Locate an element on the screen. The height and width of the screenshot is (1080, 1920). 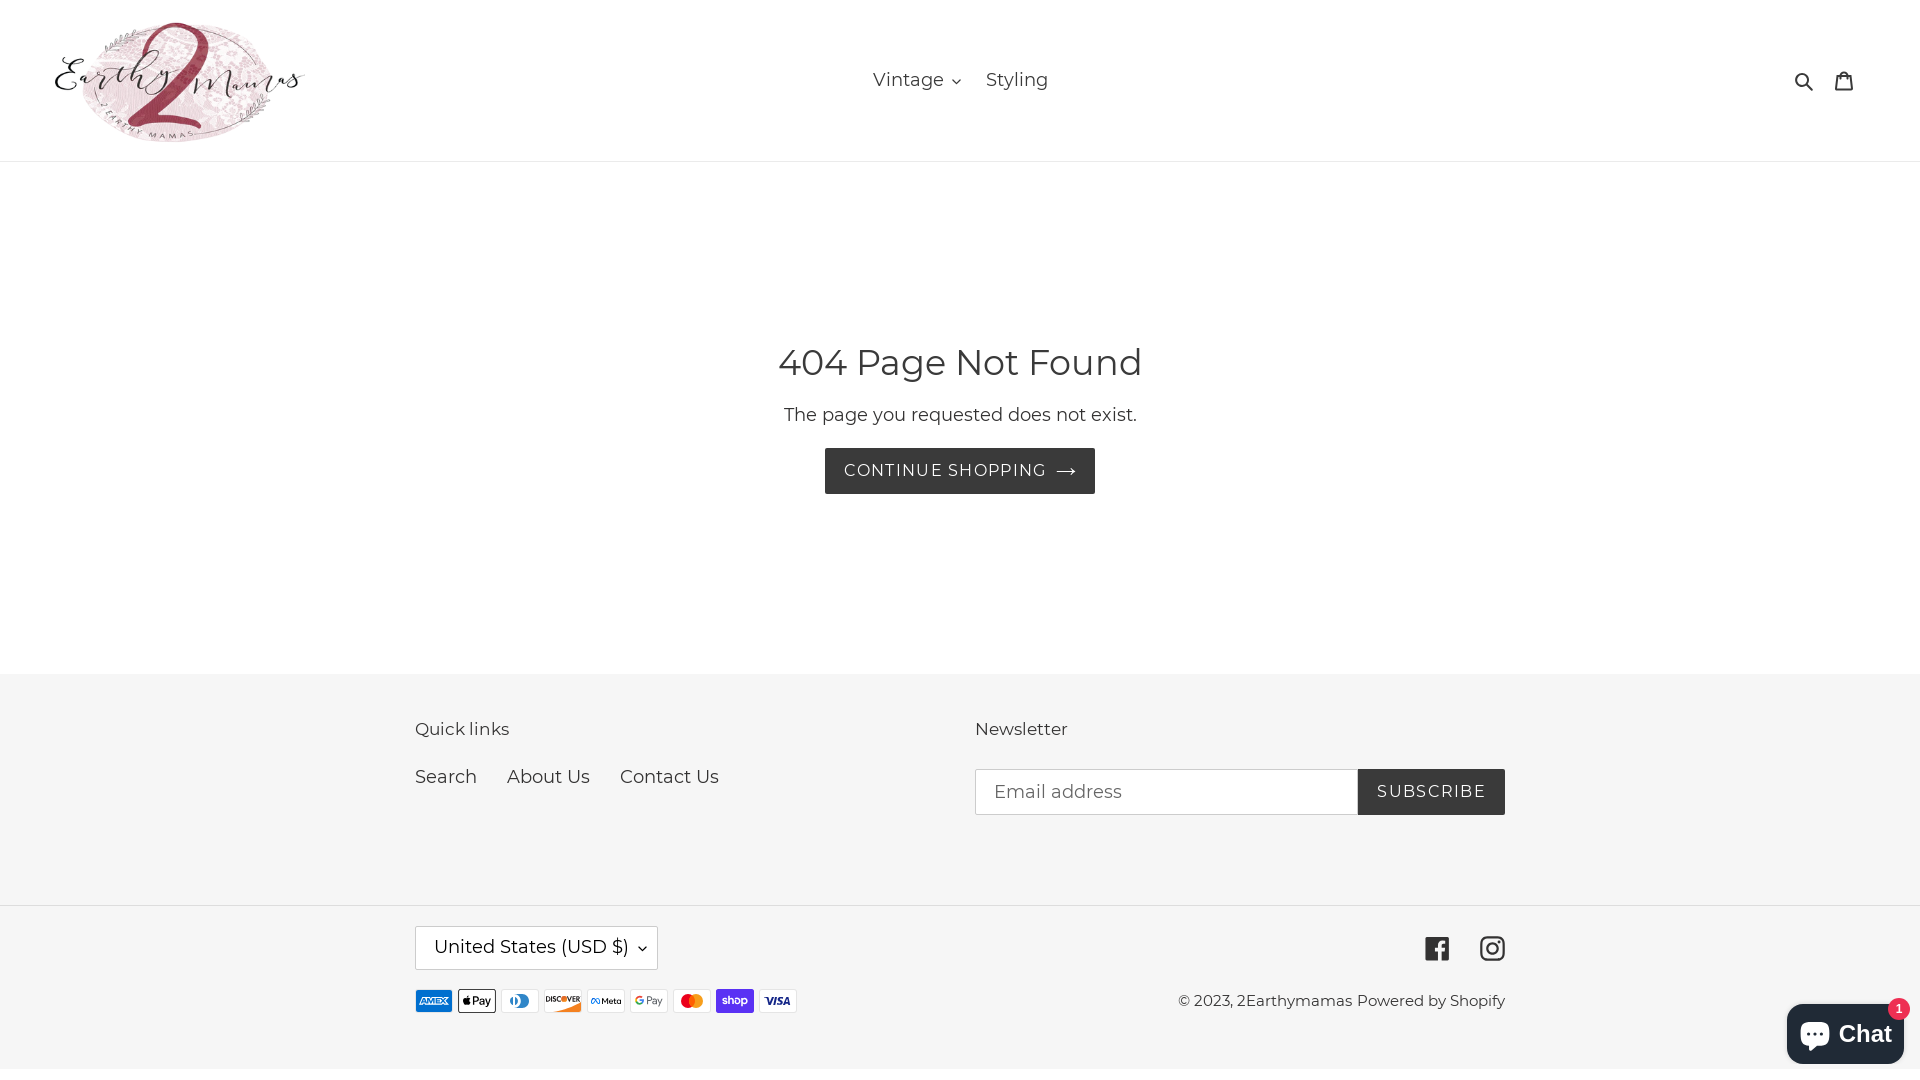
'United States (USD $)' is located at coordinates (536, 947).